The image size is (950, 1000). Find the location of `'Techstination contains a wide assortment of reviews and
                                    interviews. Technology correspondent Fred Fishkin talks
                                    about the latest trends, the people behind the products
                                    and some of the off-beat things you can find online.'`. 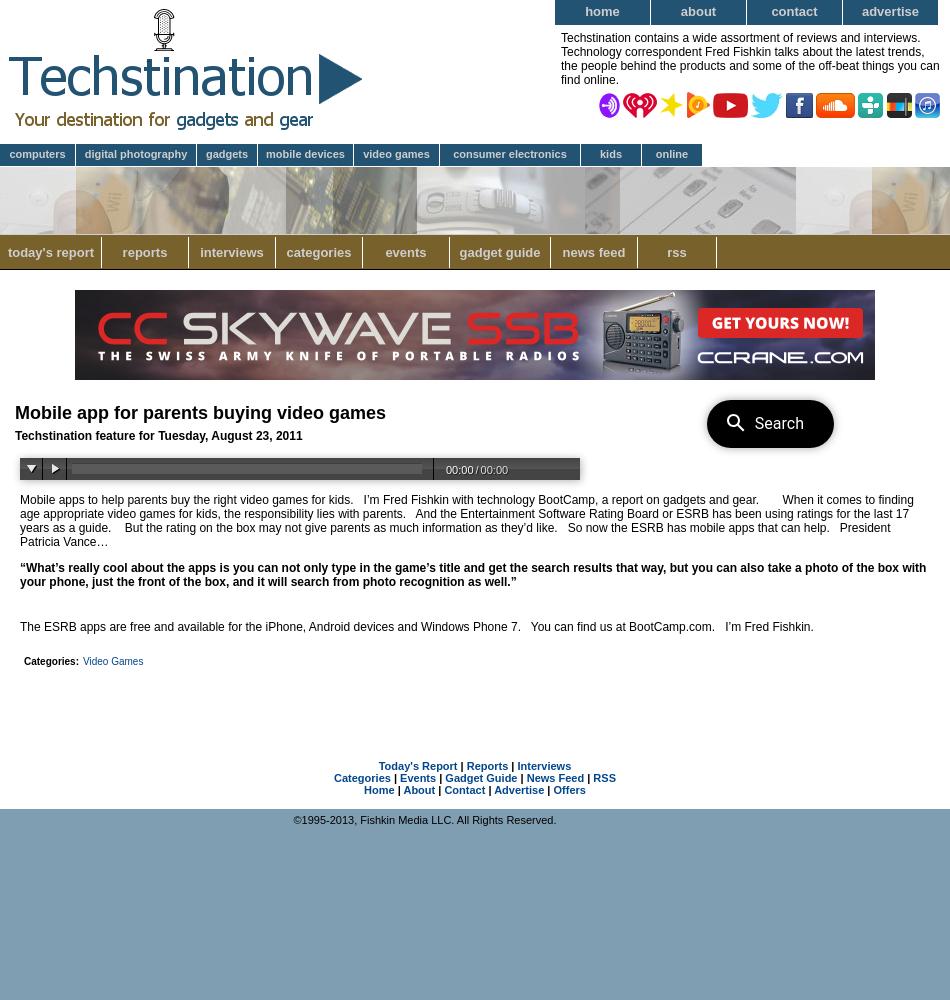

'Techstination contains a wide assortment of reviews and
                                    interviews. Technology correspondent Fred Fishkin talks
                                    about the latest trends, the people behind the products
                                    and some of the off-beat things you can find online.' is located at coordinates (749, 59).